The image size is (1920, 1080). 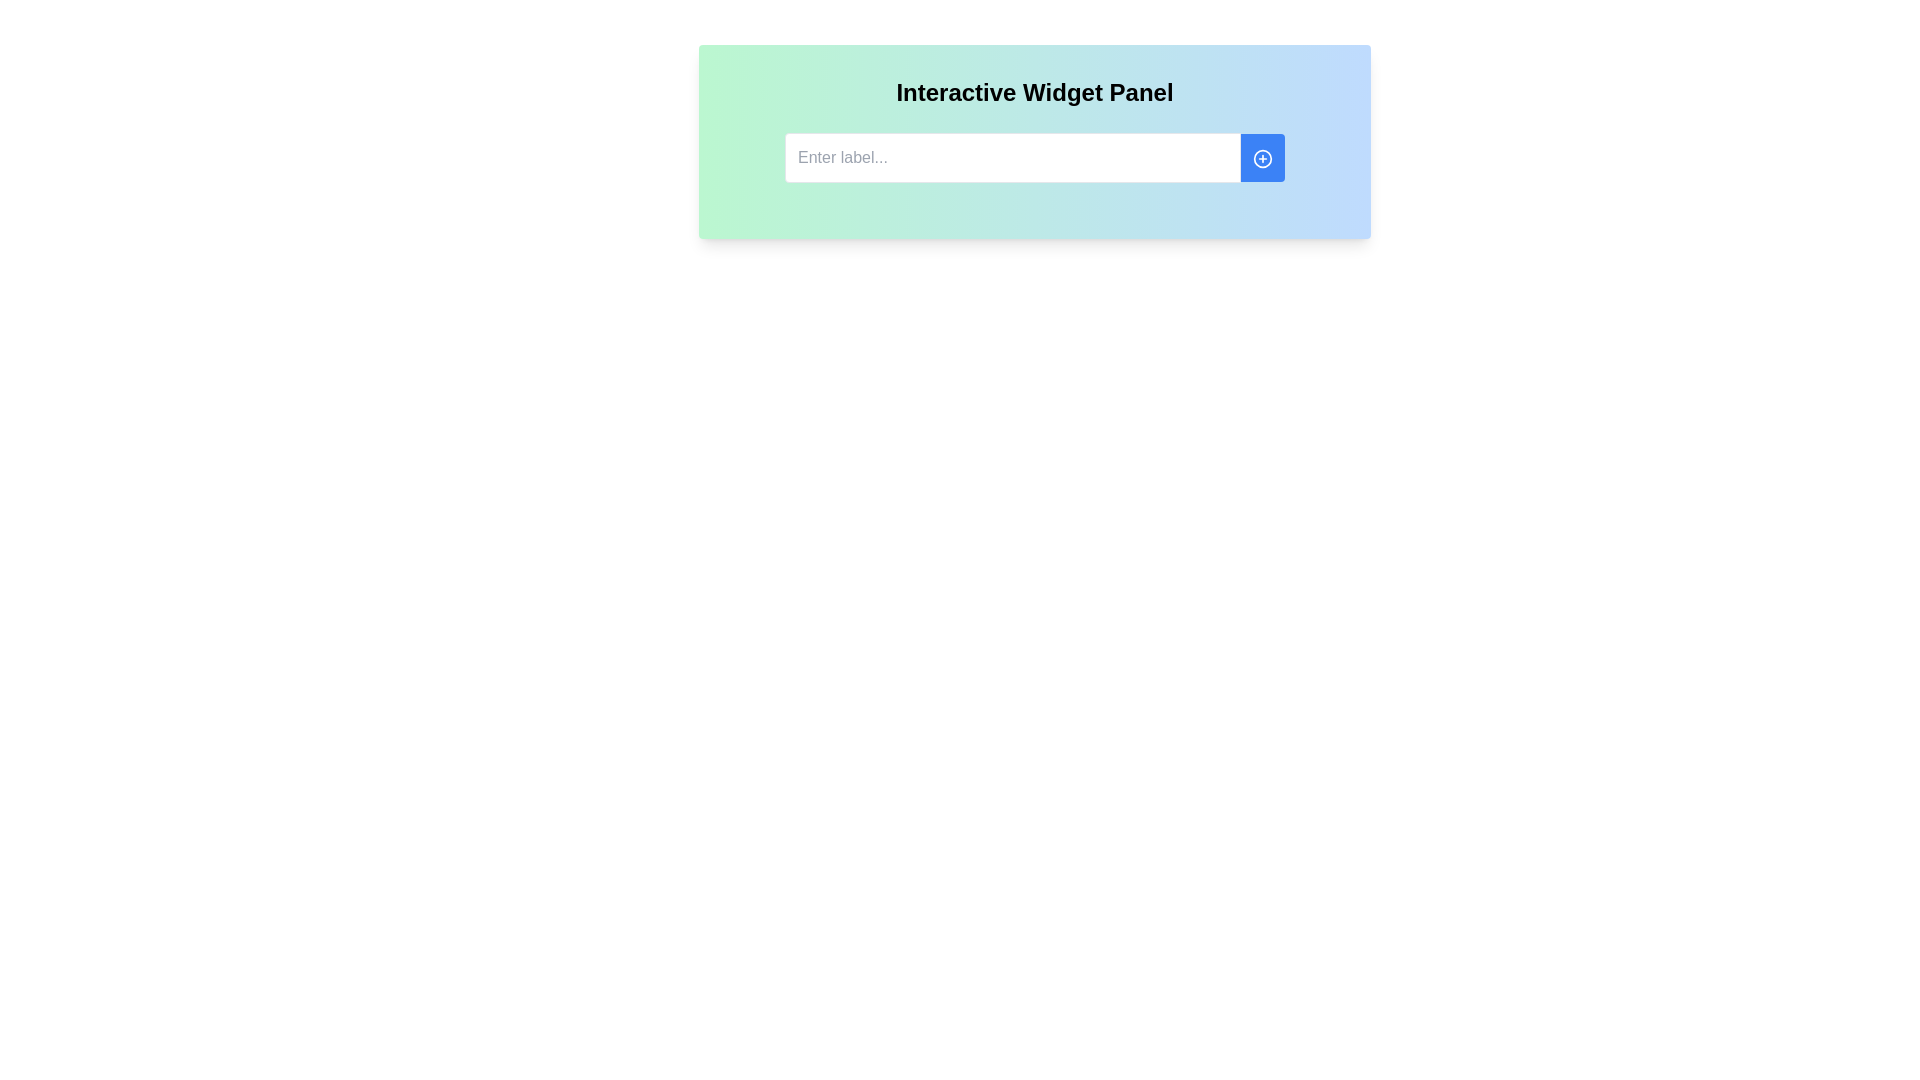 I want to click on the circular button with a plus sign, which is outlined and located at the right end of the blue button next to the text input field, so click(x=1261, y=157).